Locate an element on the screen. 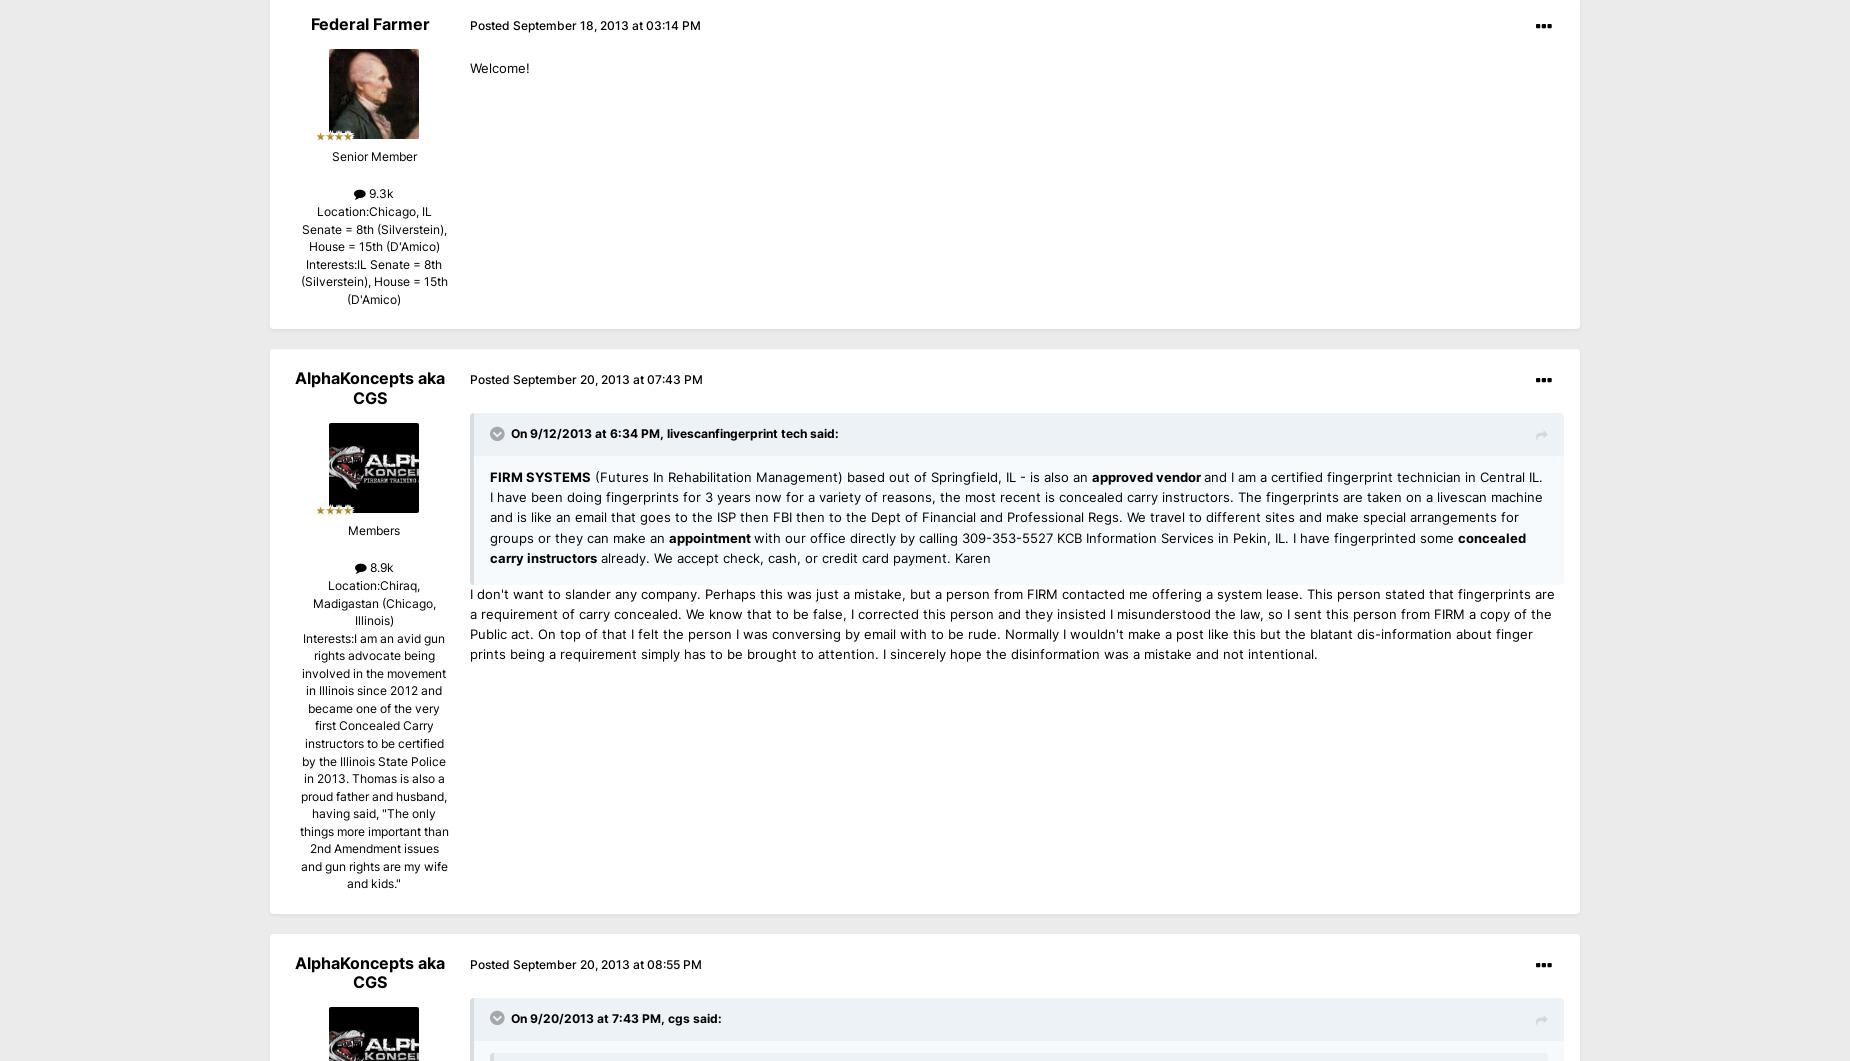 This screenshot has width=1850, height=1061. 'September 20, 2013 at 08:55  PM' is located at coordinates (513, 963).